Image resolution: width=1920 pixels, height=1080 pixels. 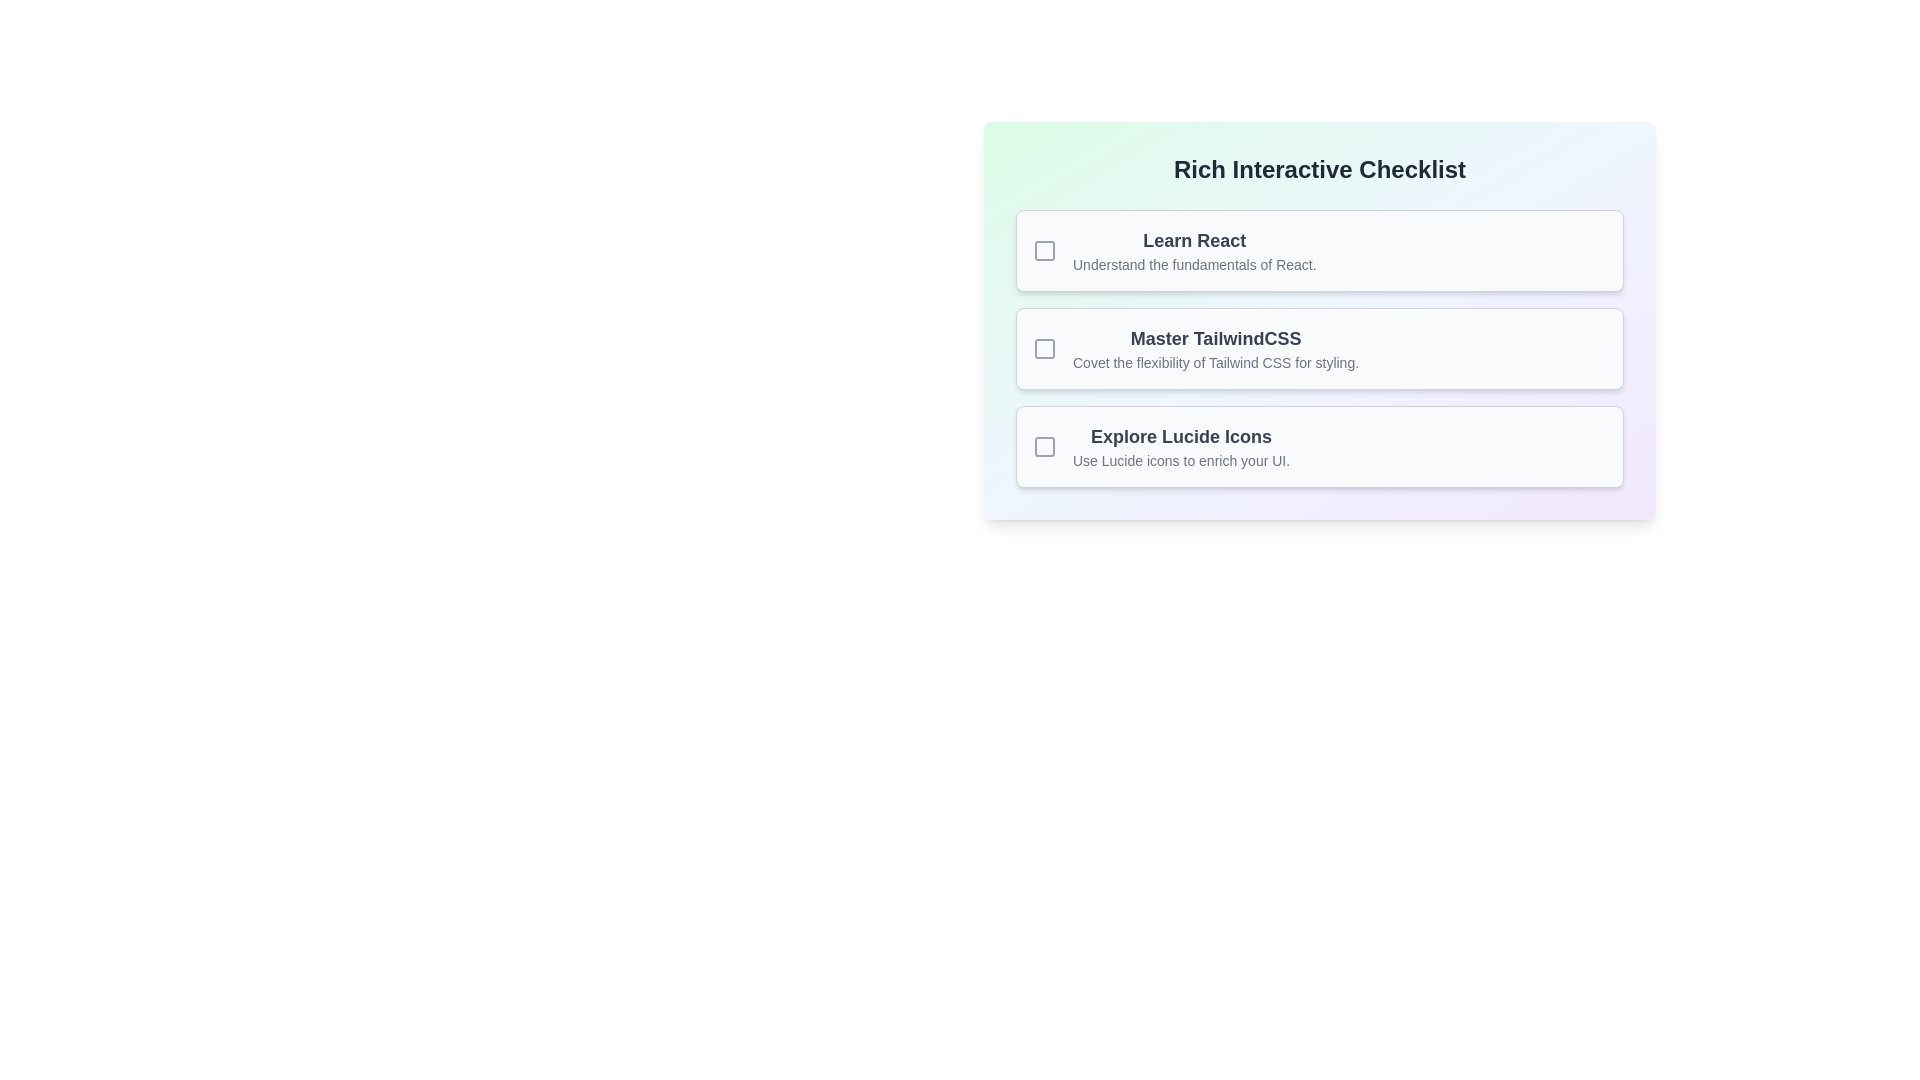 What do you see at coordinates (1181, 435) in the screenshot?
I see `the text label that serves as the title for the checklist item, located directly above the description text 'Use Lucide icons to enrich your UI.' in the third item of the checklist` at bounding box center [1181, 435].